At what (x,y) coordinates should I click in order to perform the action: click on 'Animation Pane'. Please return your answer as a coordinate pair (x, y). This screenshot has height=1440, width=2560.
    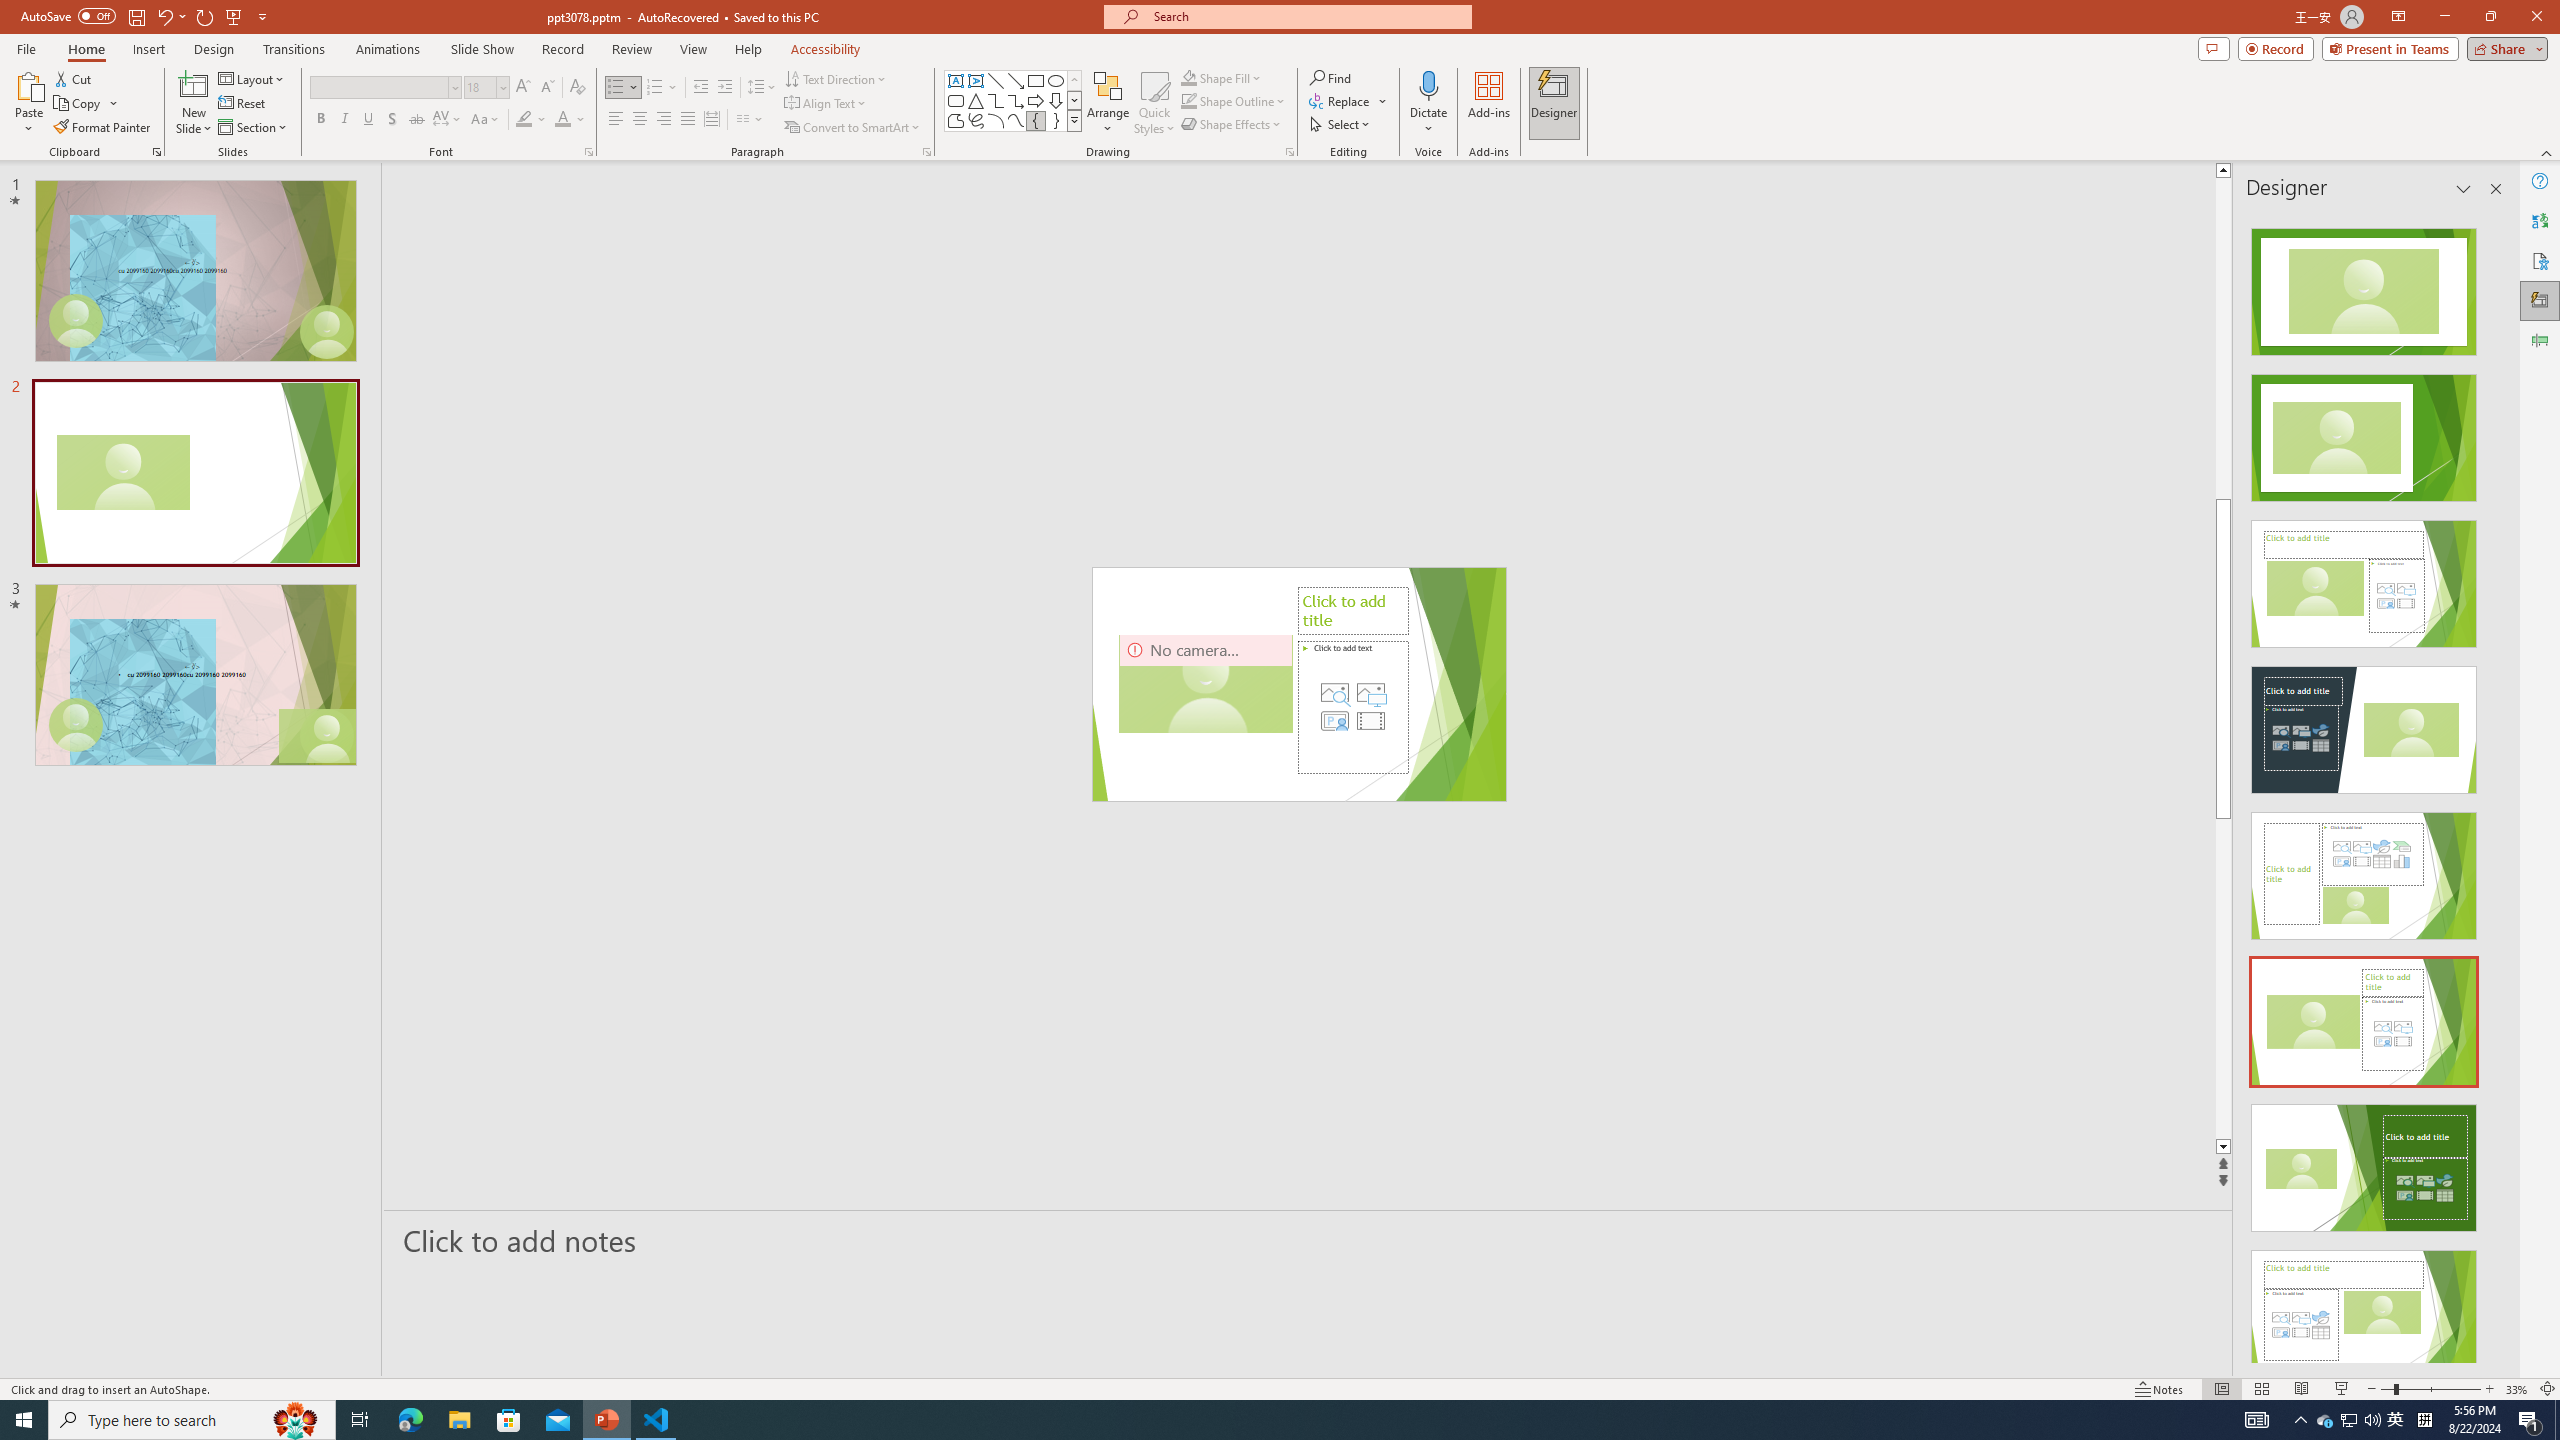
    Looking at the image, I should click on (2539, 340).